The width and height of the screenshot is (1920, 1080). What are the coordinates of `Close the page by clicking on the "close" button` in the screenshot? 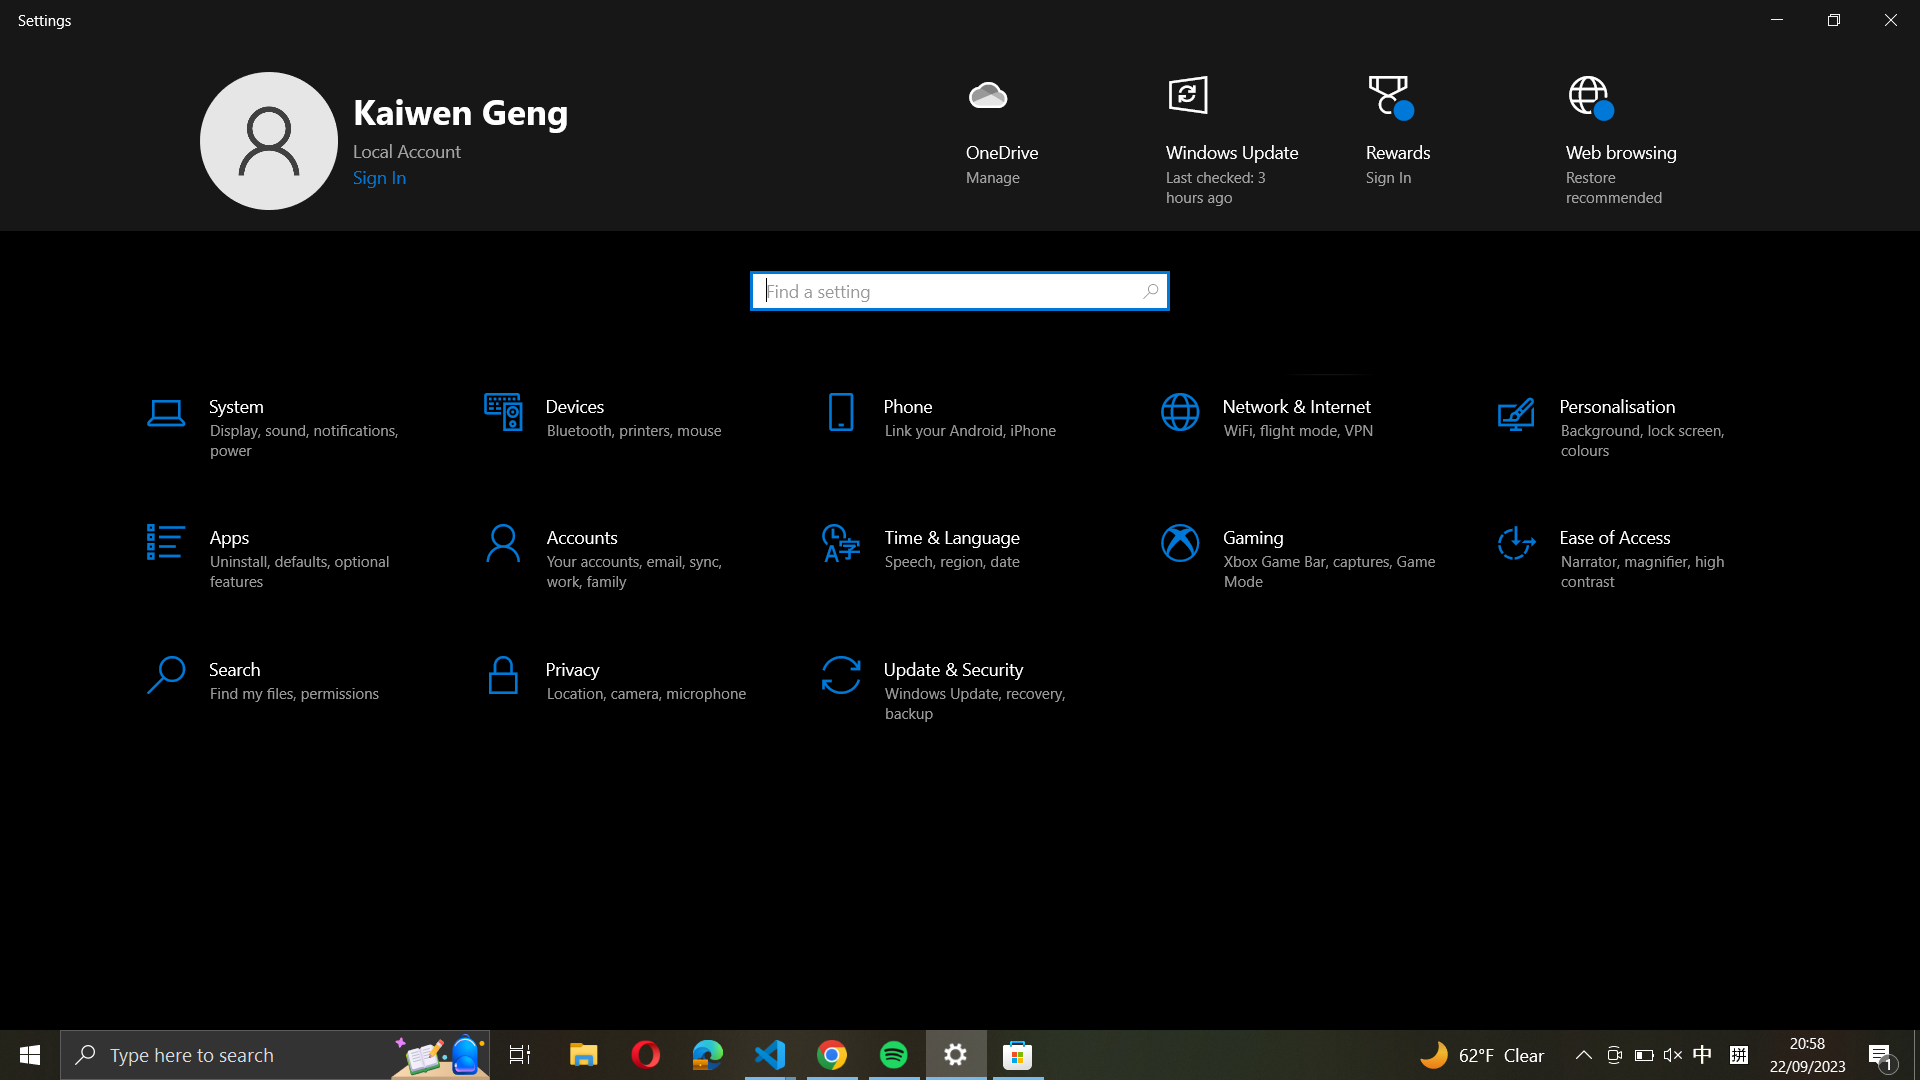 It's located at (1894, 20).